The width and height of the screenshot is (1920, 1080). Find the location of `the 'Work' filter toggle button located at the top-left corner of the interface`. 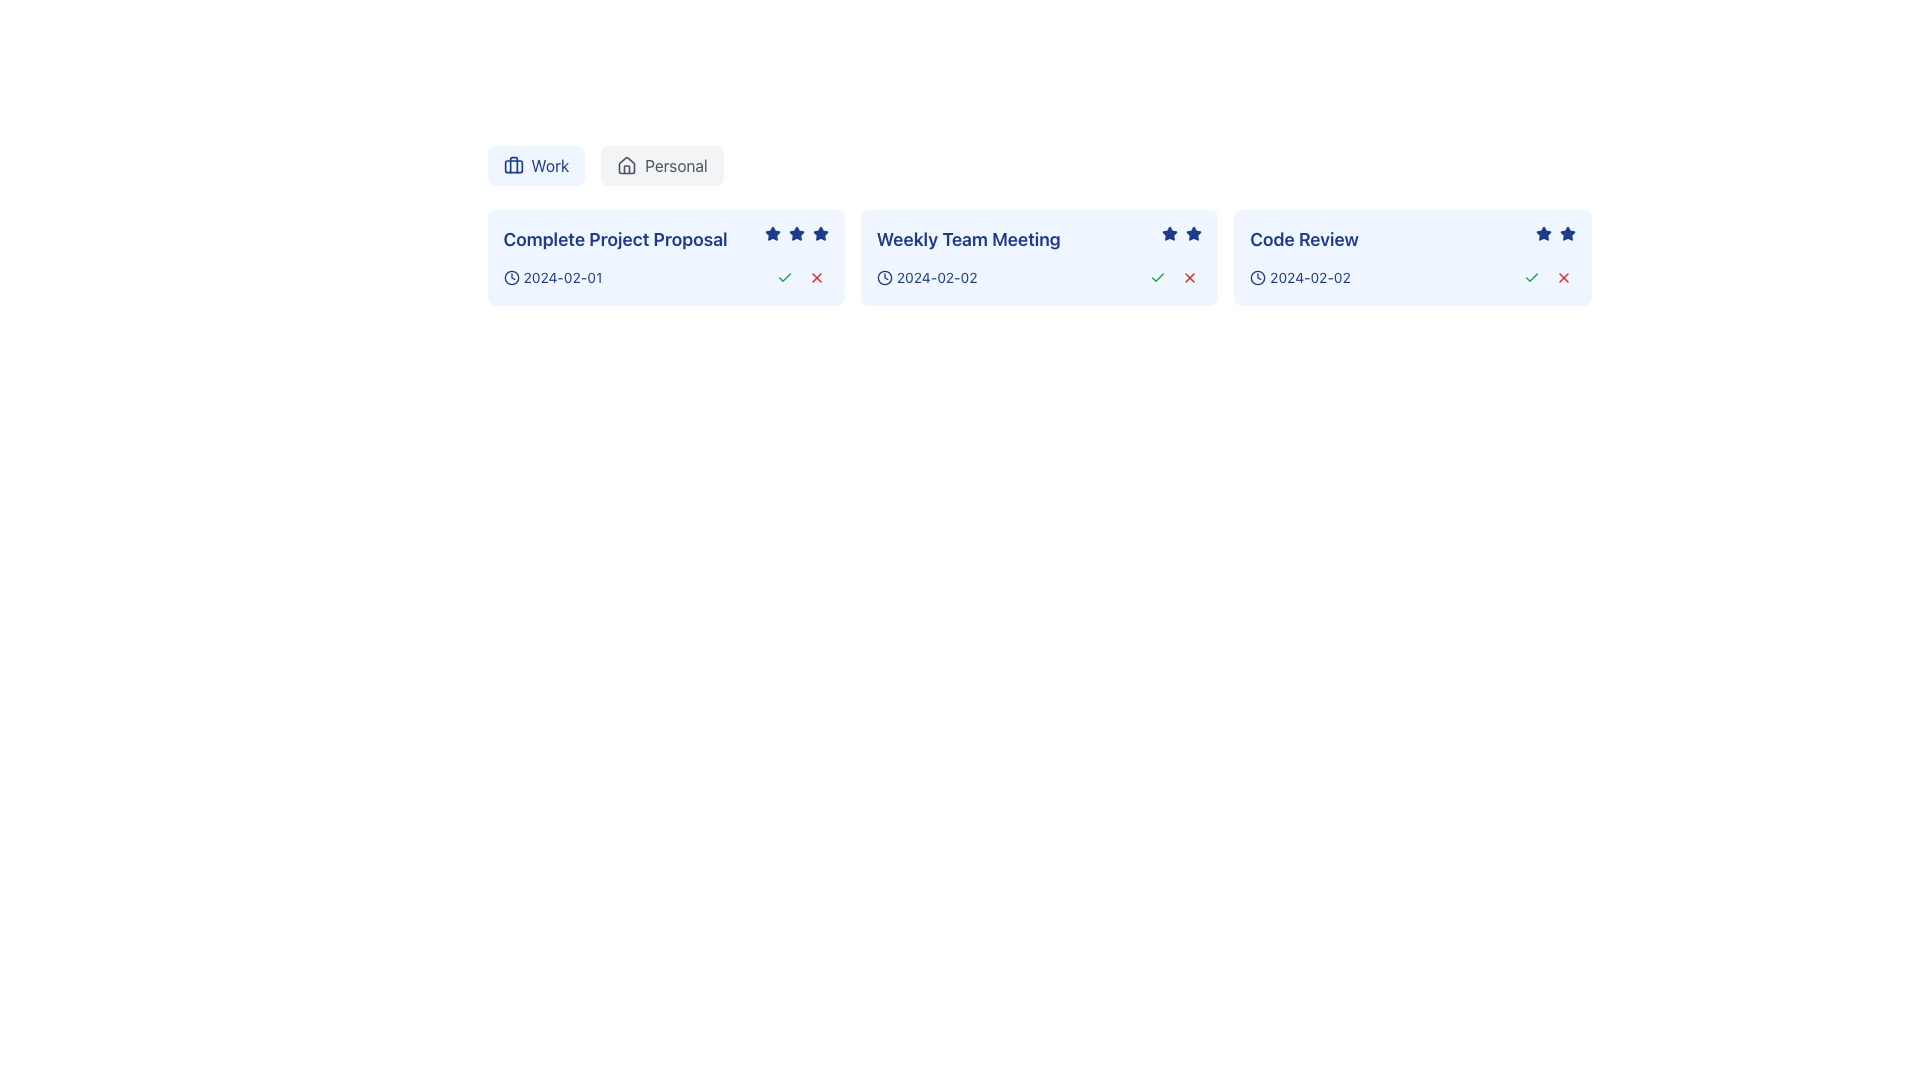

the 'Work' filter toggle button located at the top-left corner of the interface is located at coordinates (536, 164).